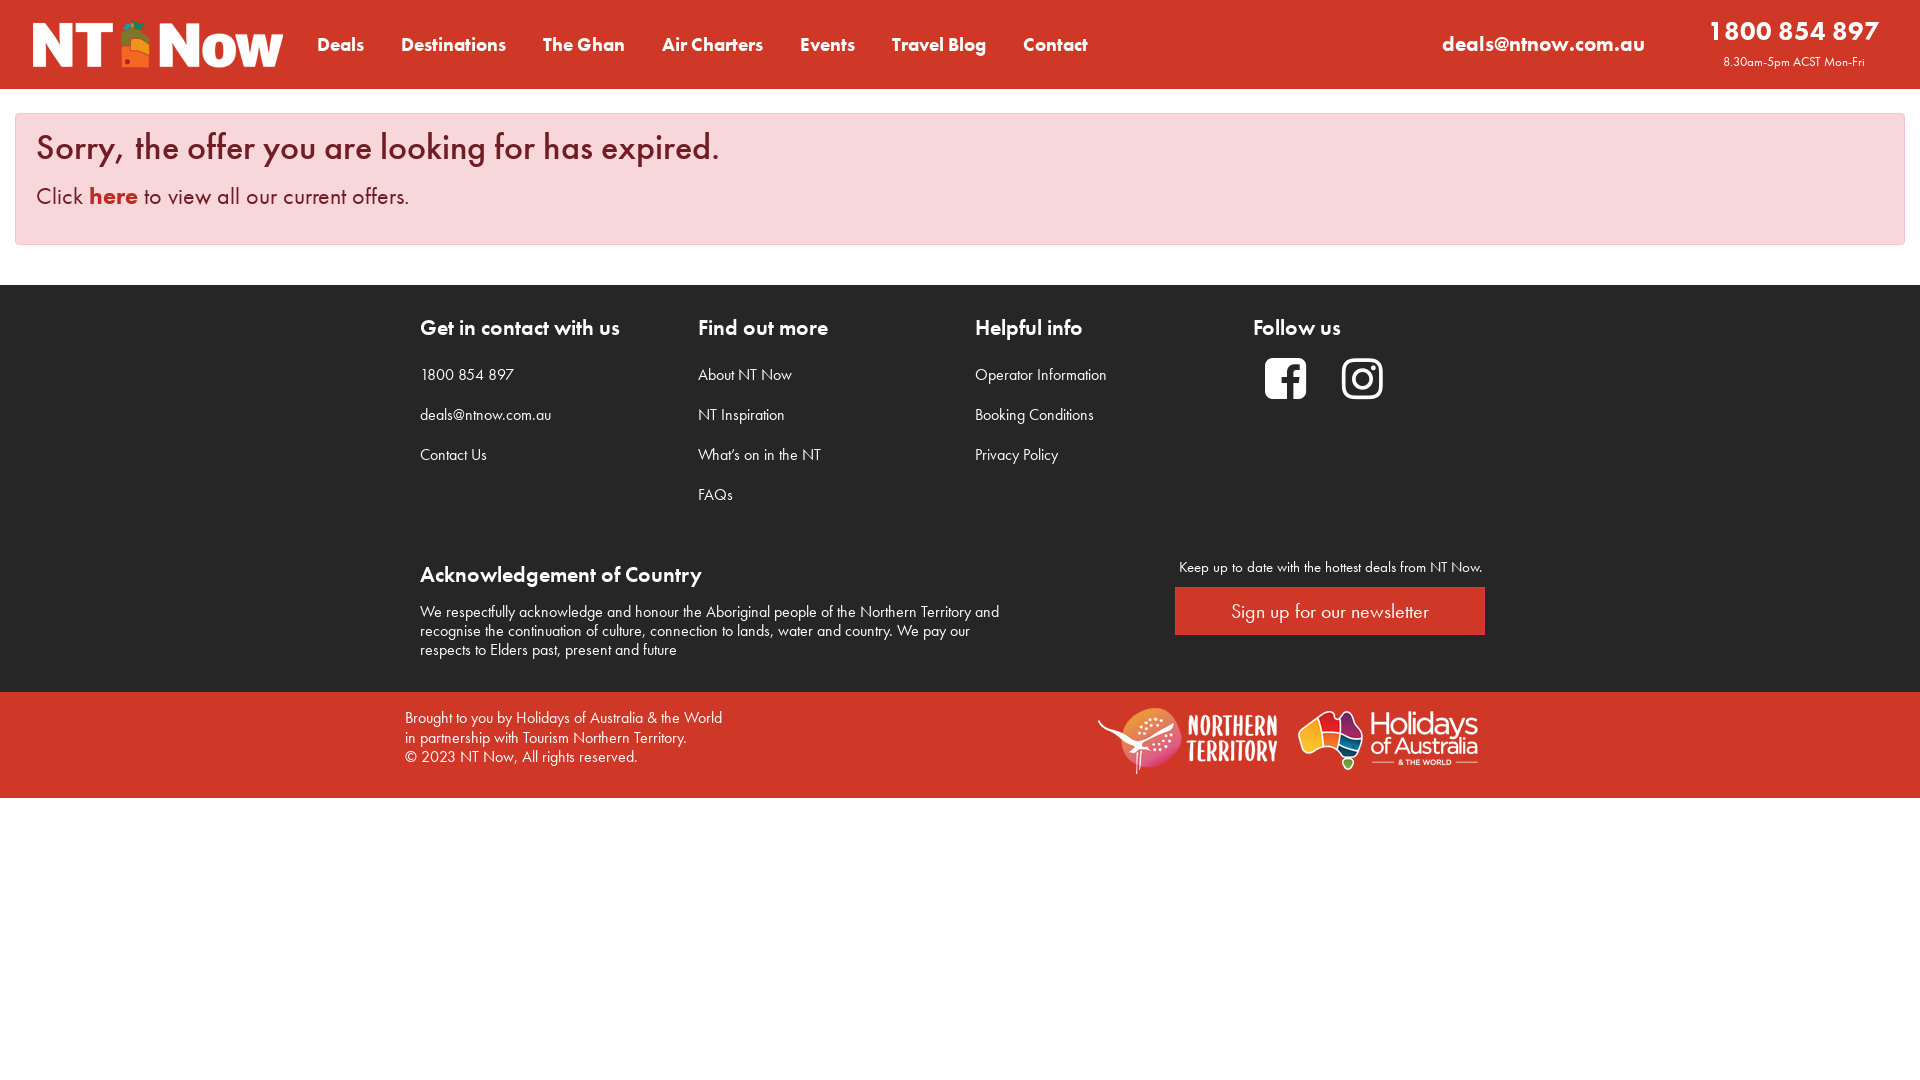 The width and height of the screenshot is (1920, 1080). Describe the element at coordinates (452, 44) in the screenshot. I see `'Destinations'` at that location.